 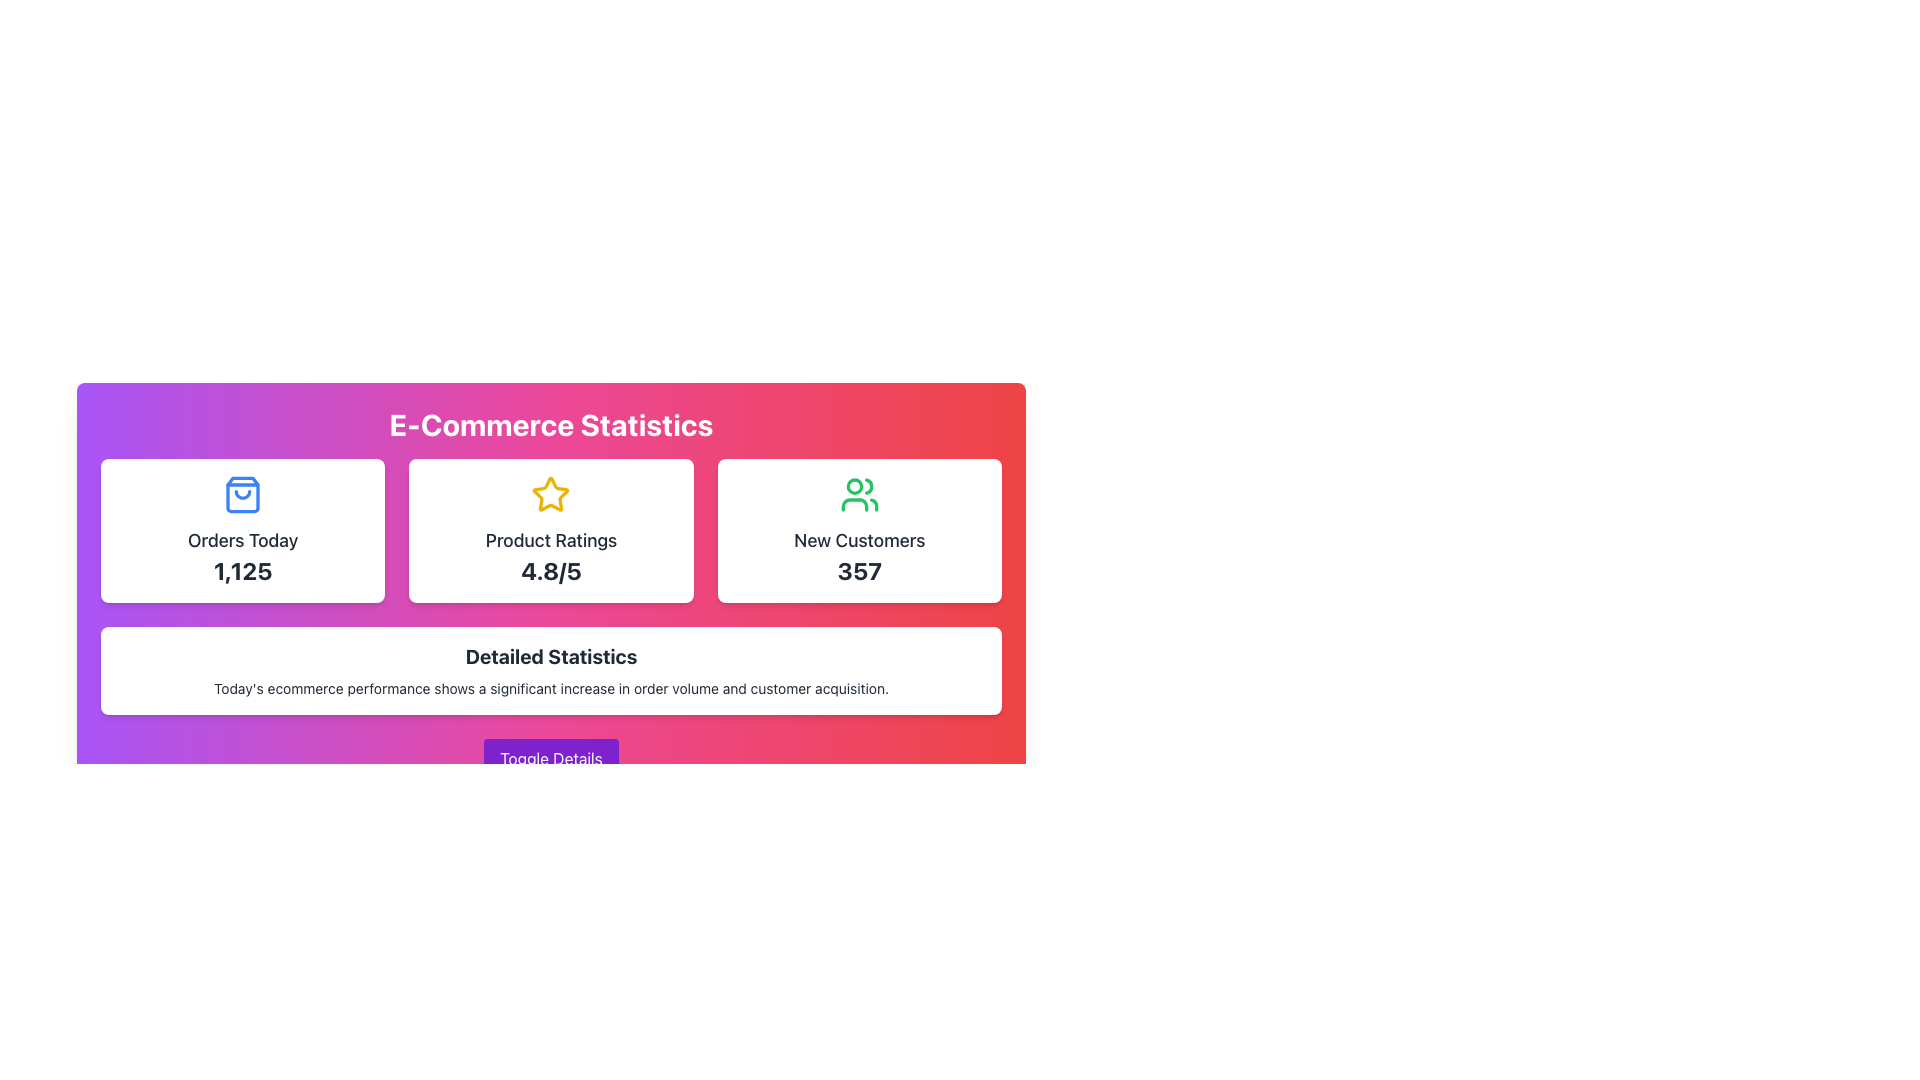 I want to click on the horizontal arc-like figure that represents the bottom part of the first user in the two-user icon with a green outline, so click(x=854, y=504).